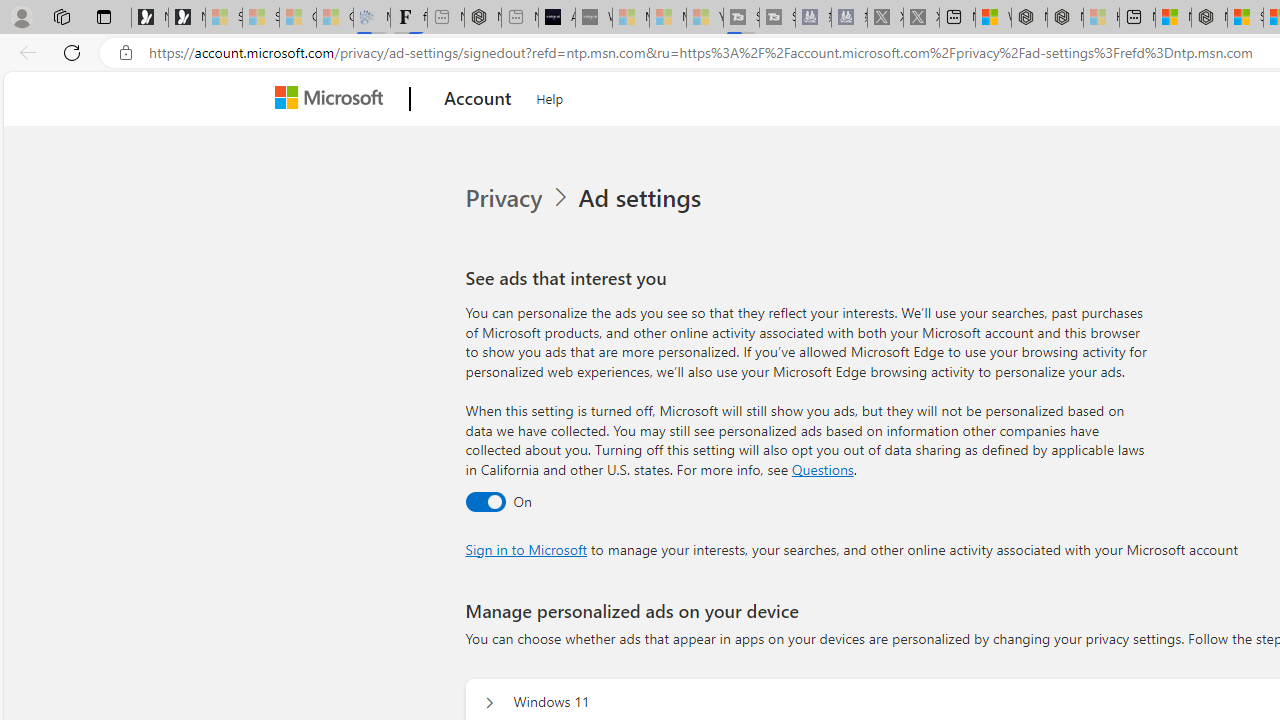 The height and width of the screenshot is (720, 1280). I want to click on 'Nordace - #1 Japanese Best-Seller - Siena Smart Backpack', so click(482, 17).